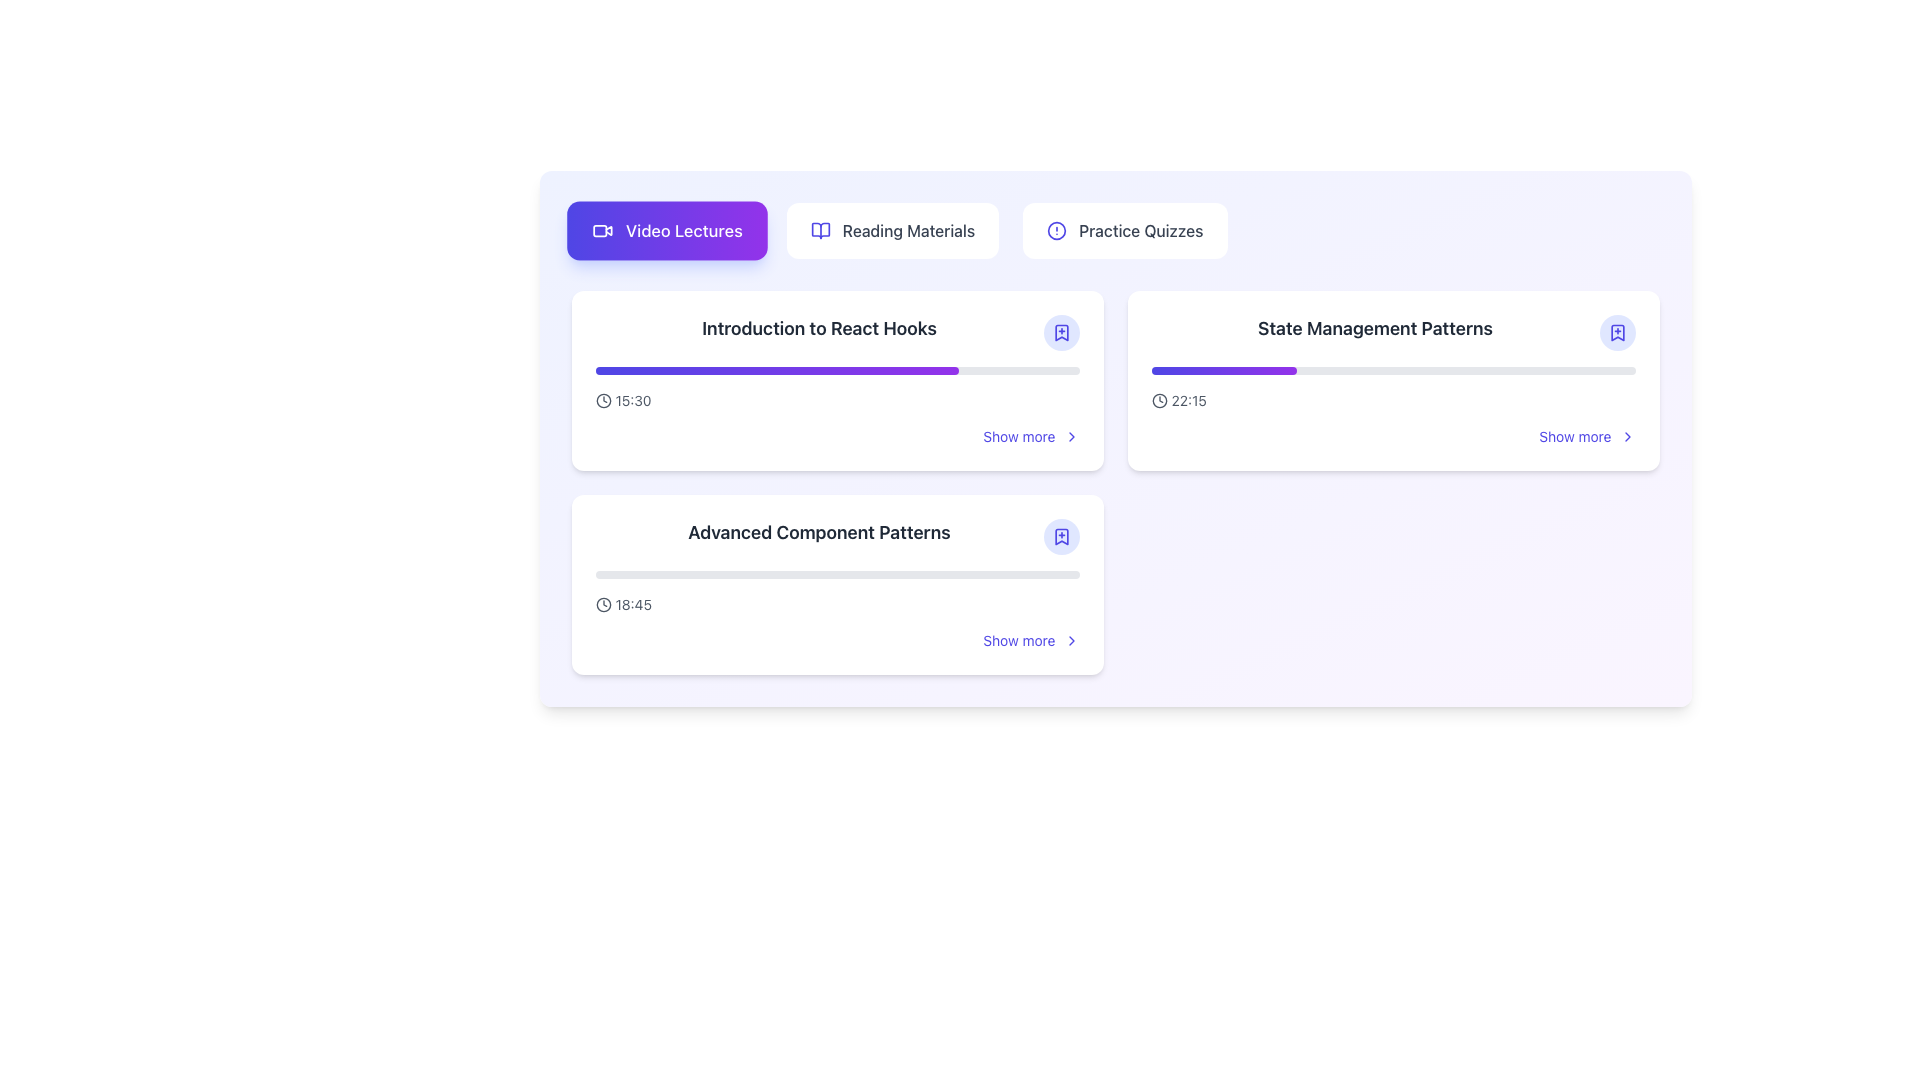 Image resolution: width=1920 pixels, height=1080 pixels. Describe the element at coordinates (1060, 331) in the screenshot. I see `the bookmark icon associated with the 'Introduction to React Hooks' section, which is a triangular shape within the larger bookmark structure` at that location.